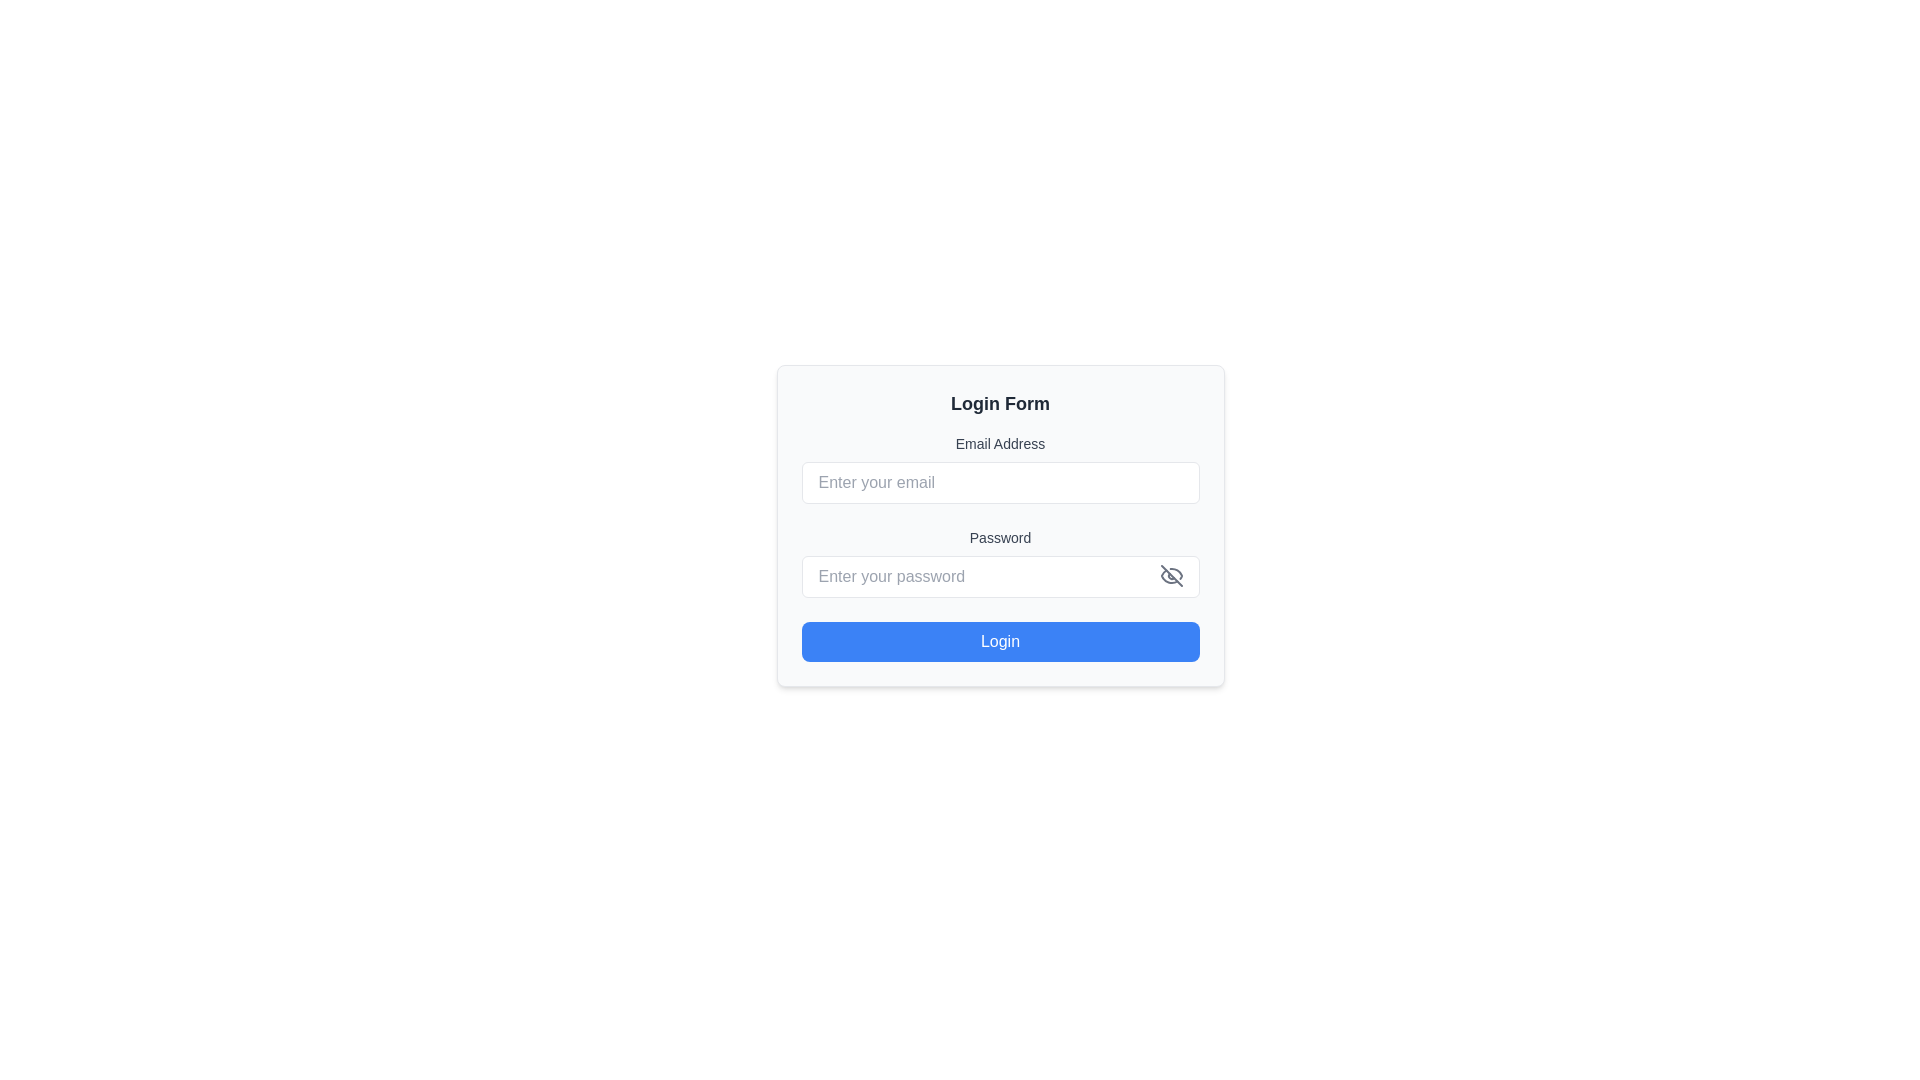 This screenshot has width=1920, height=1080. What do you see at coordinates (1171, 575) in the screenshot?
I see `the icon button in the upper-right corner of the password input field` at bounding box center [1171, 575].